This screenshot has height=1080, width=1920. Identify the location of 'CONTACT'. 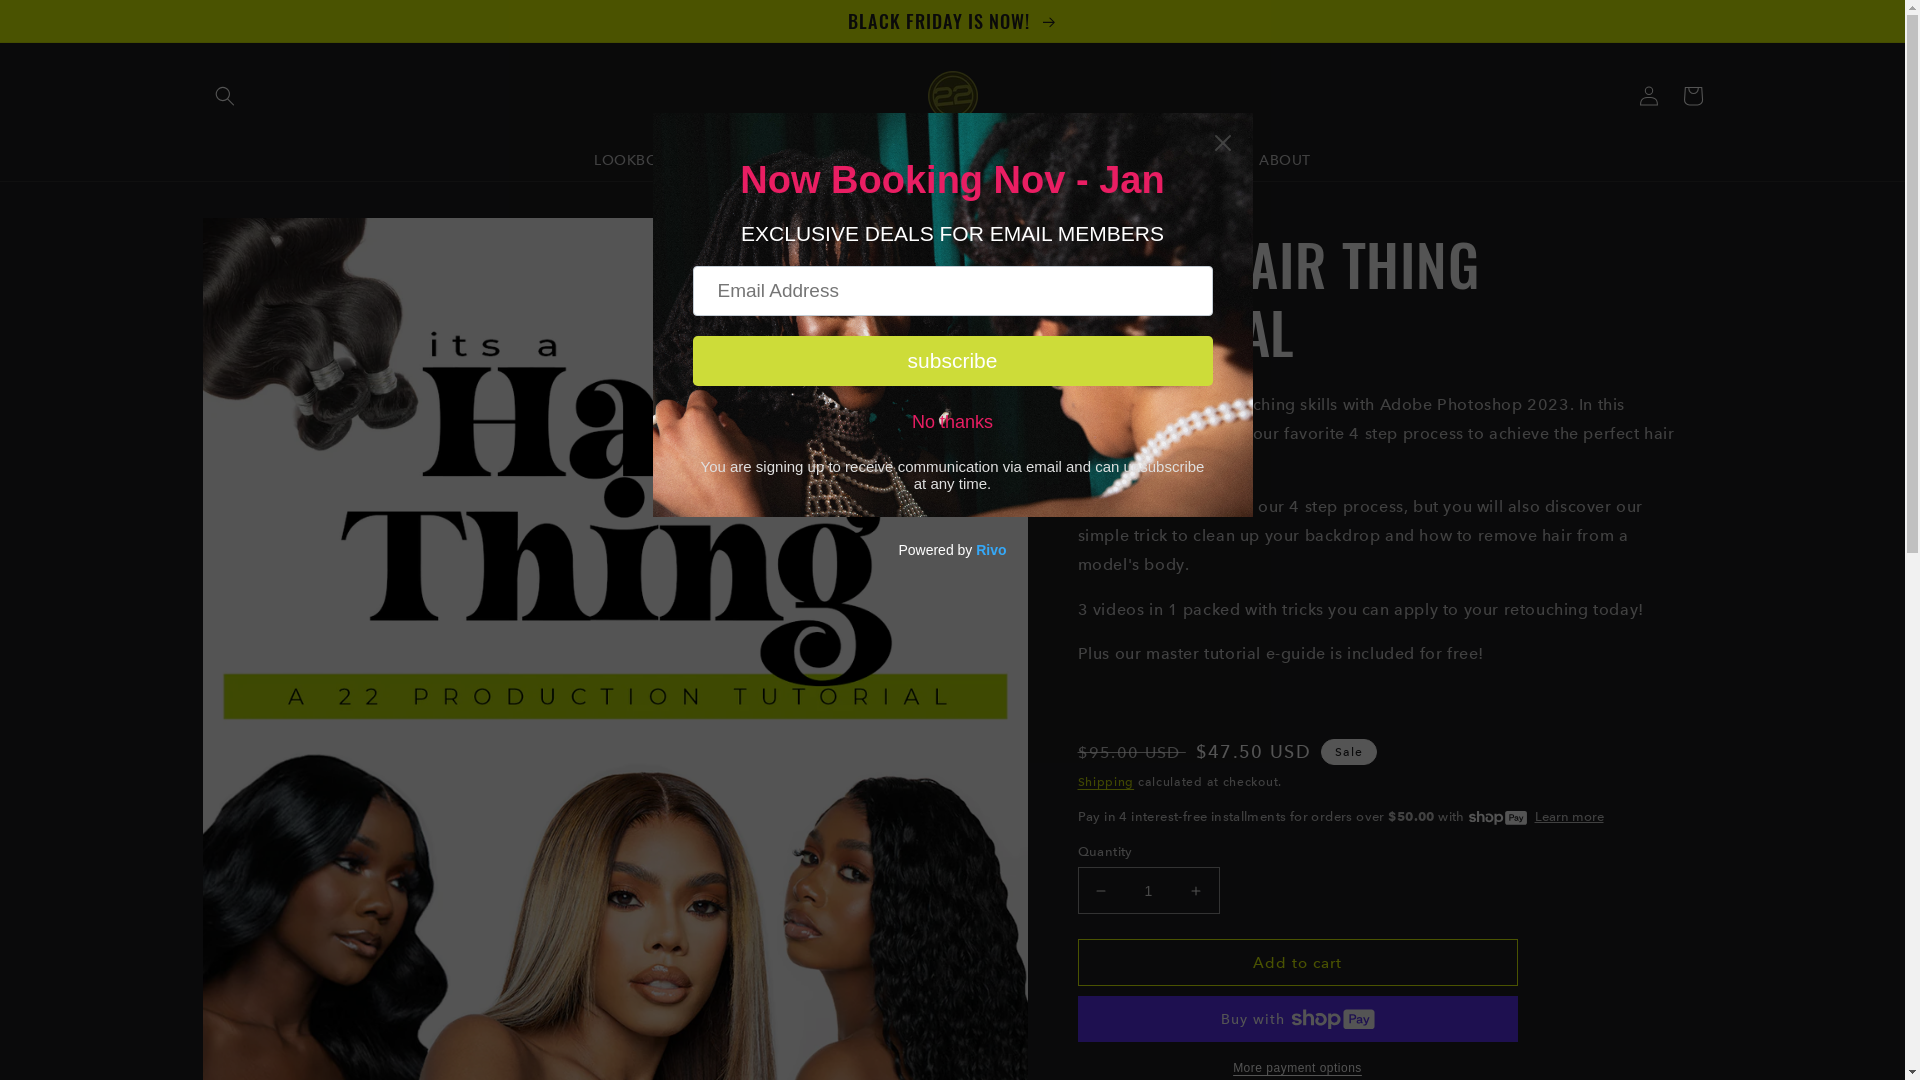
(1151, 158).